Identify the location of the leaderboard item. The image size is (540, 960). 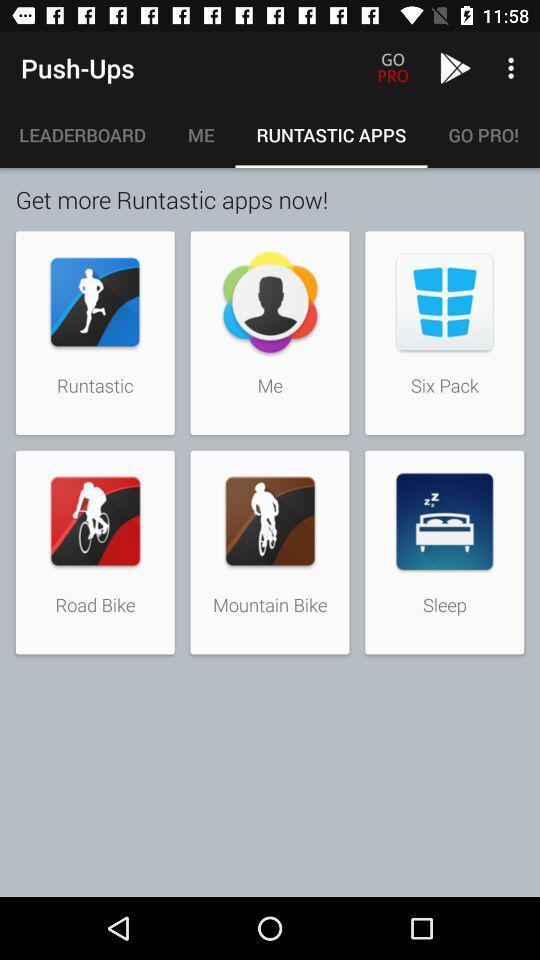
(82, 134).